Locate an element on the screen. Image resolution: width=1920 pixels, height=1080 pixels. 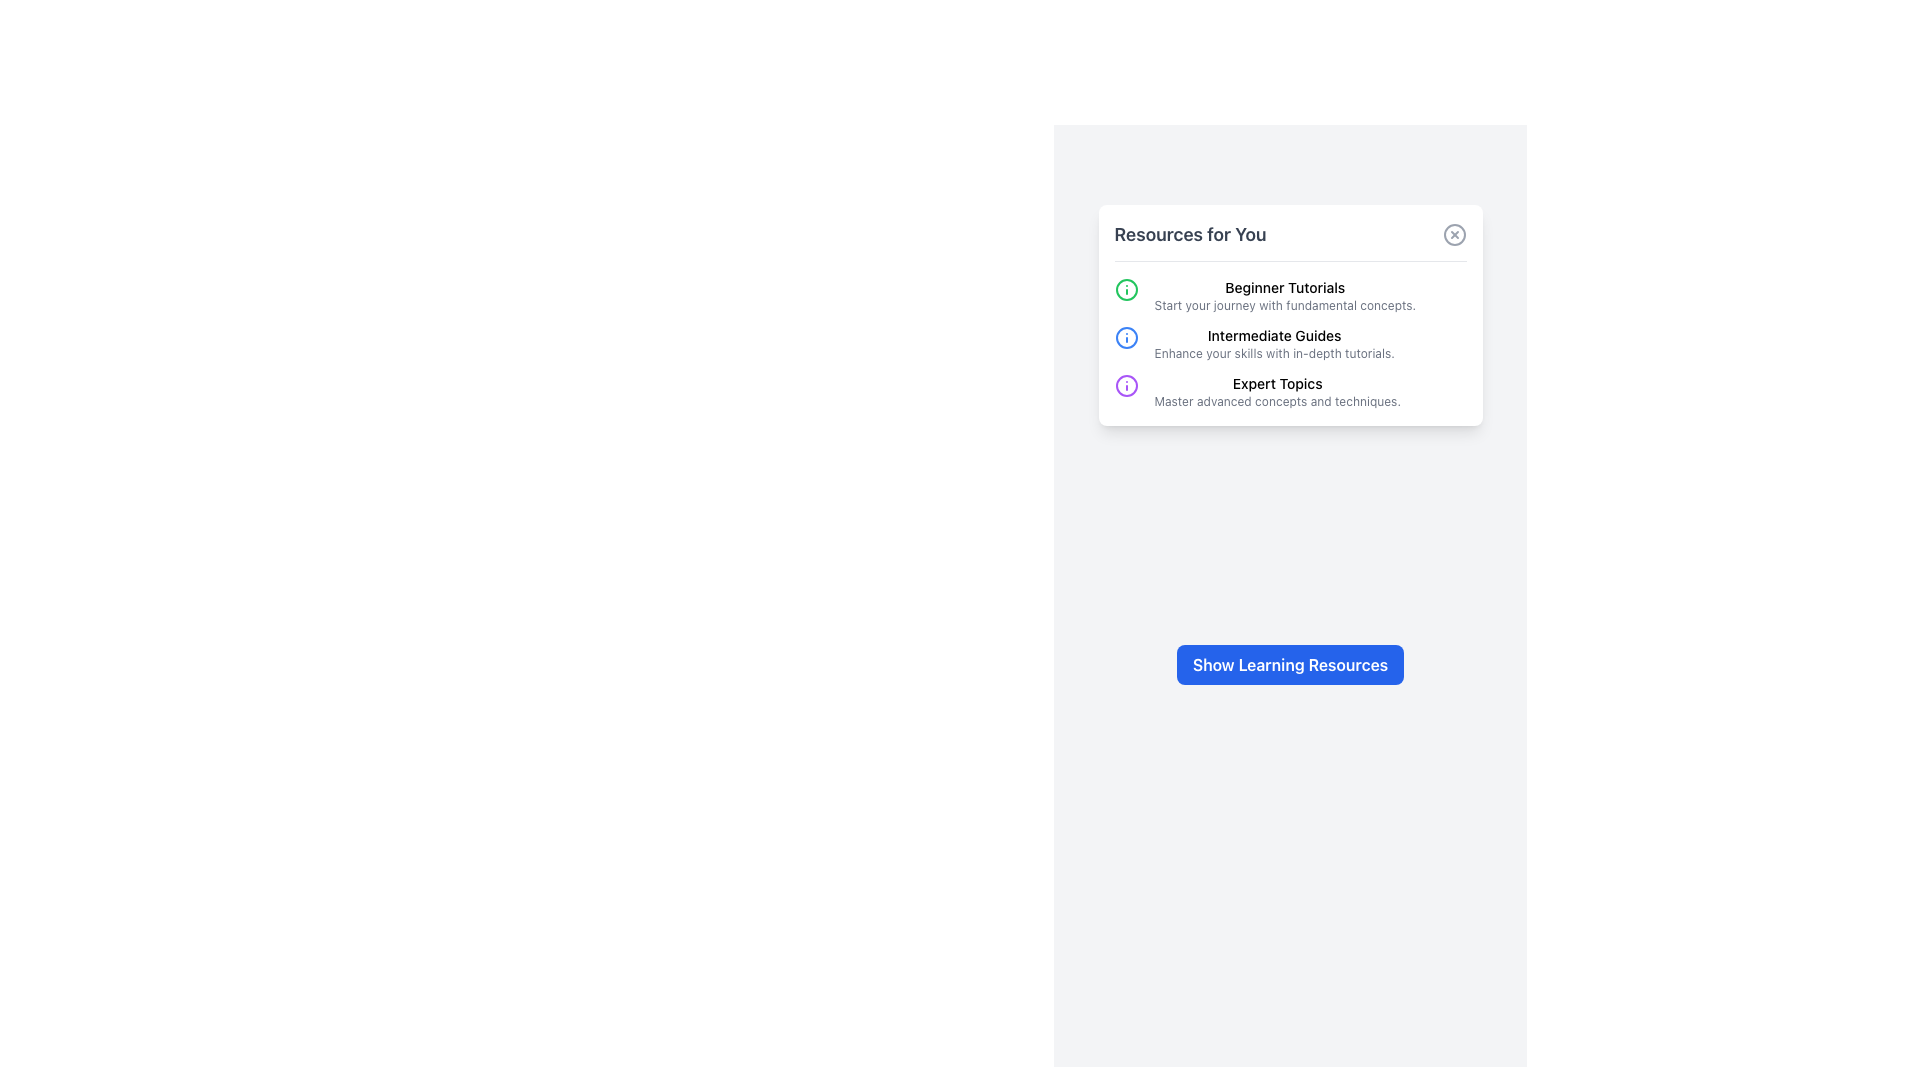
the Informational Text Section titled 'Beginner Tutorials' which has a subtitle 'Start your journey with fundamental concepts.' is located at coordinates (1285, 296).